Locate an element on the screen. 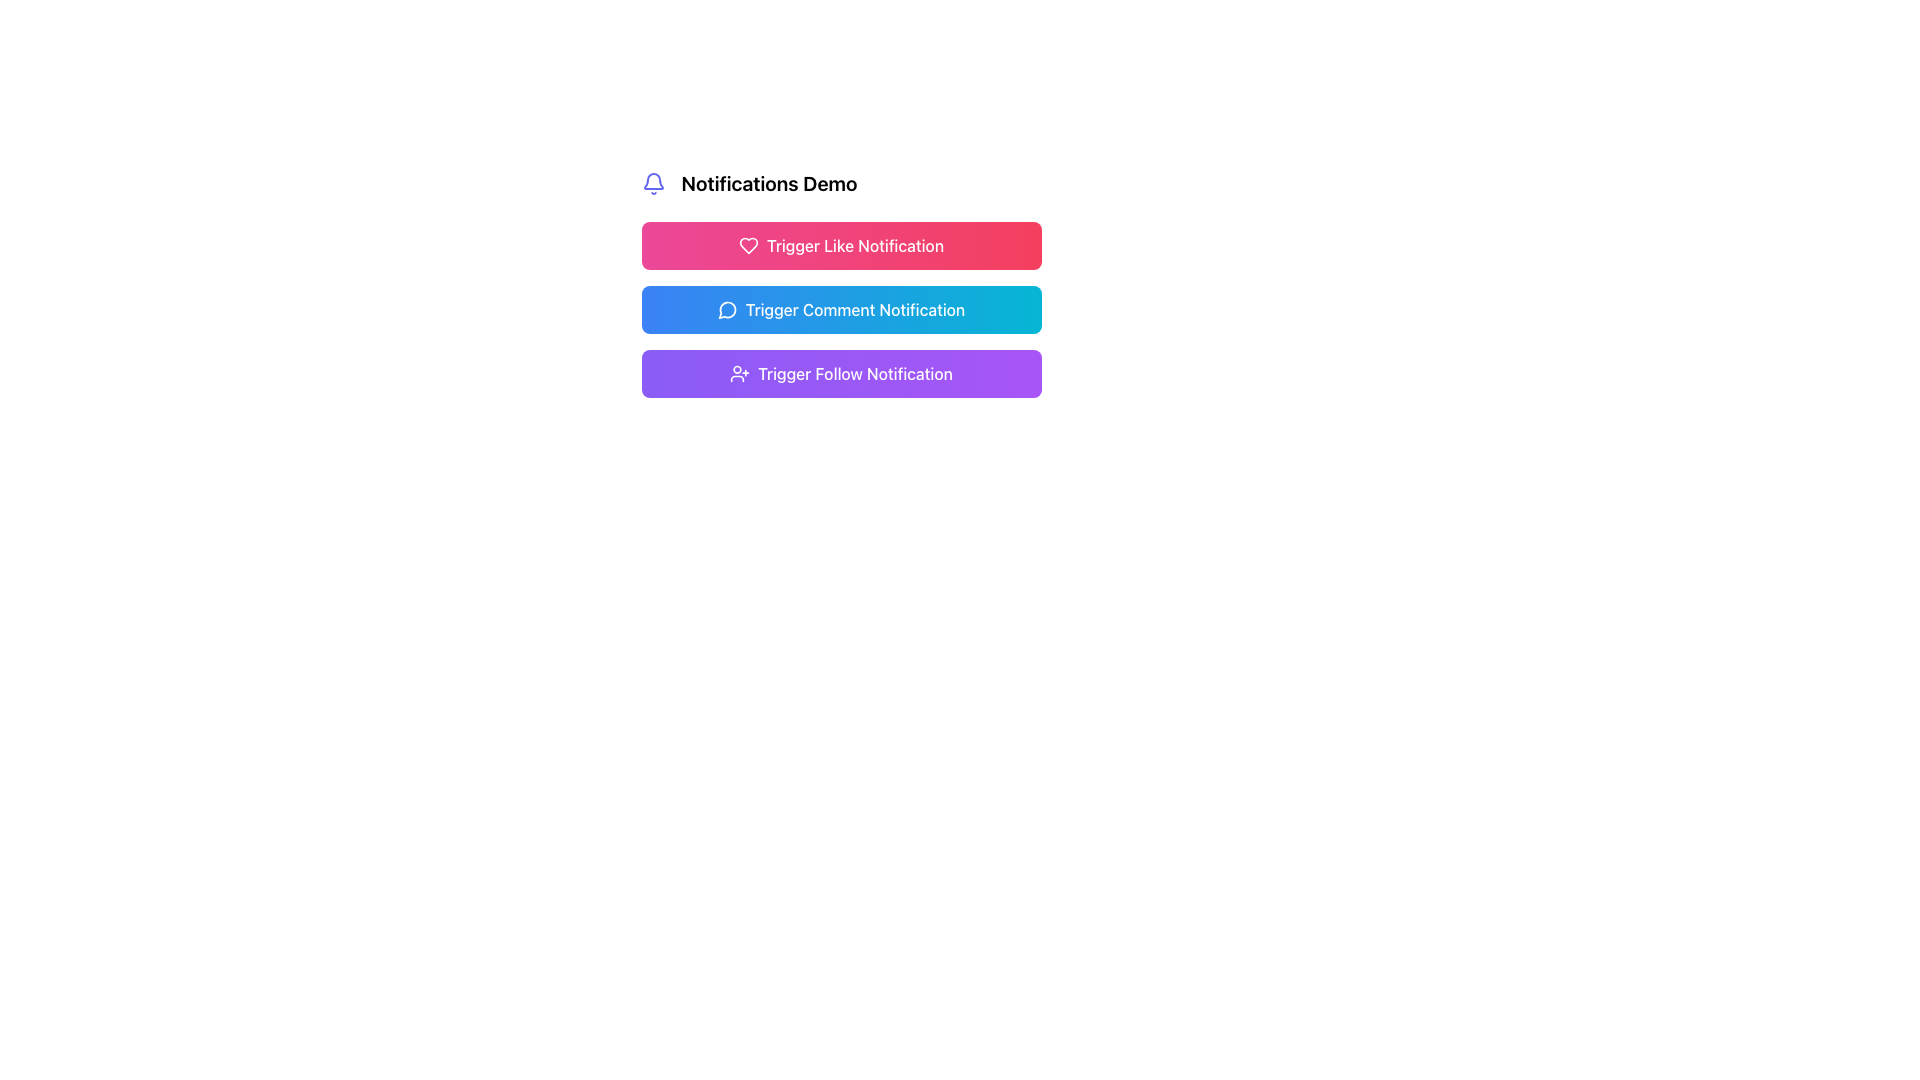 This screenshot has width=1920, height=1080. the icon located on the left side of the 'Trigger Follow Notification' button, which is the third item in the vertical list of notification triggers is located at coordinates (739, 374).